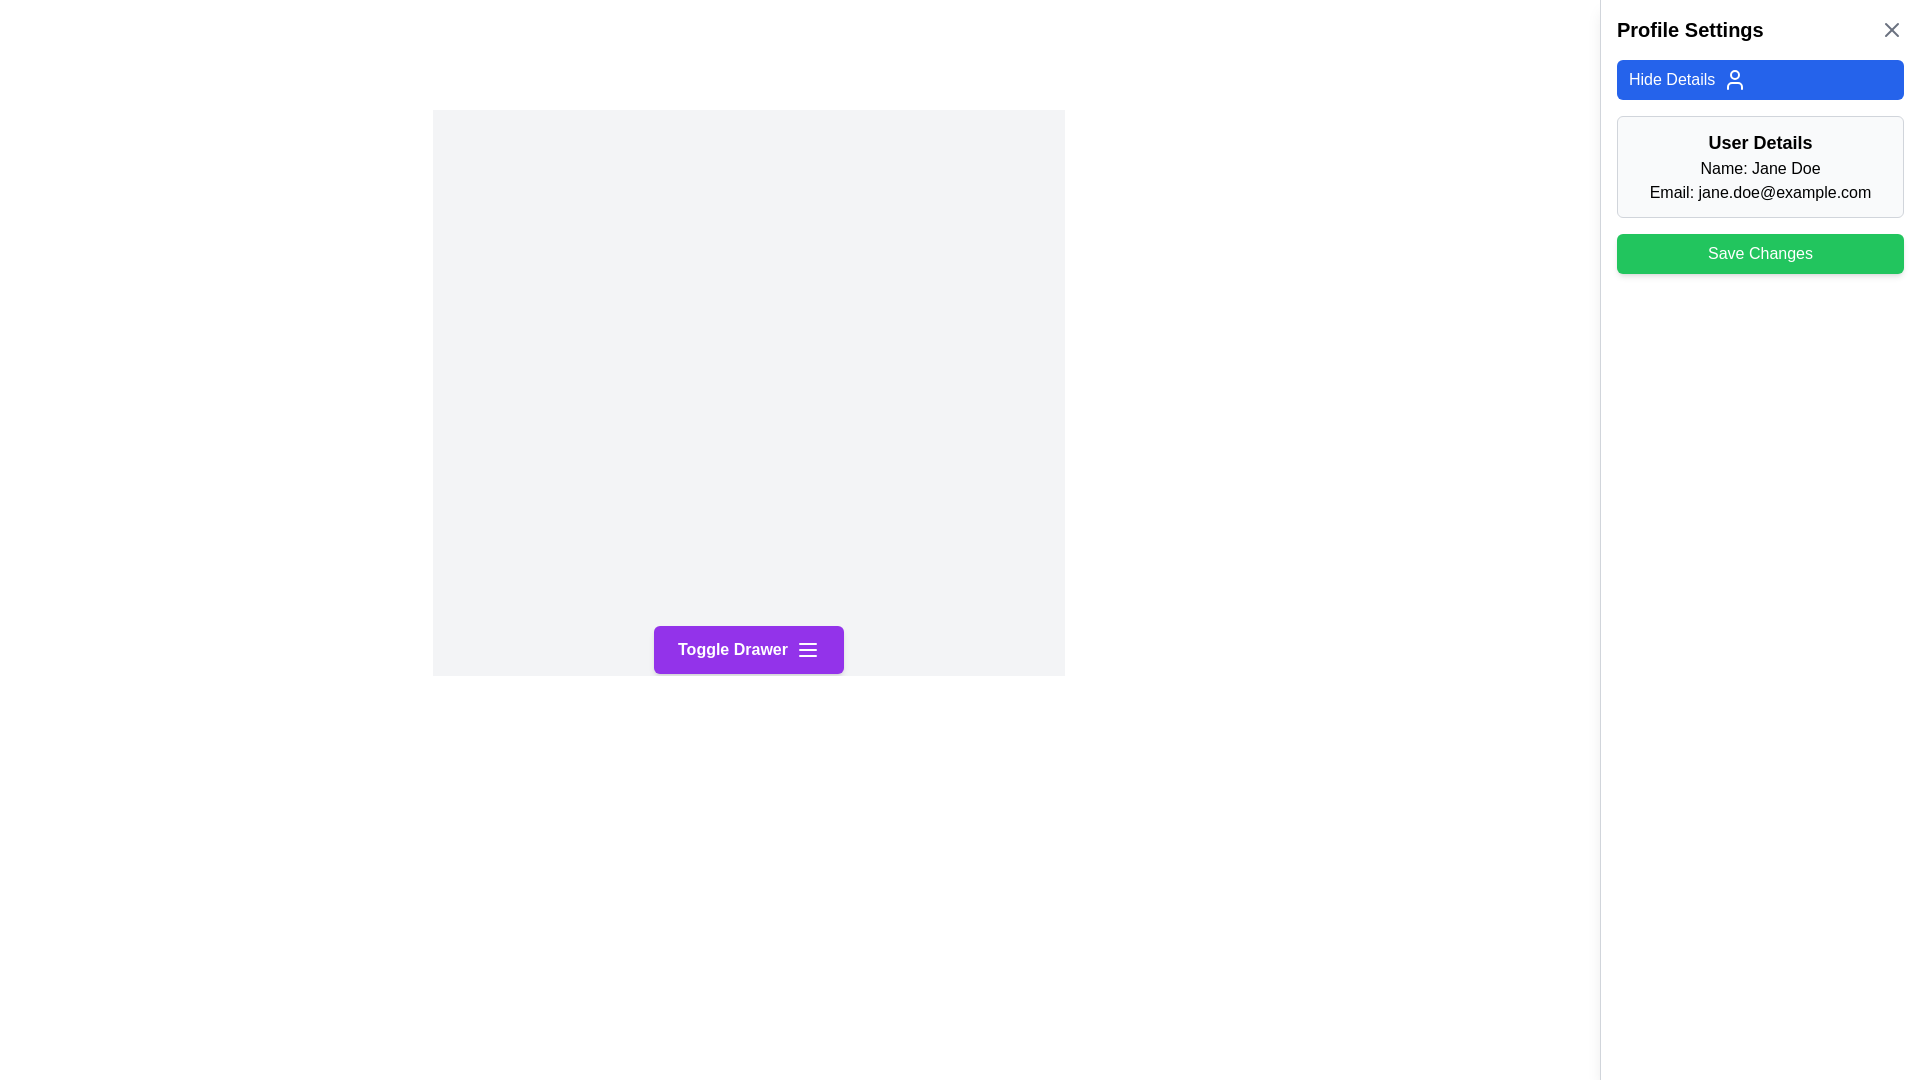  I want to click on the 'Profile Settings' header bar located at the top-right corner of the sidebar, so click(1760, 30).